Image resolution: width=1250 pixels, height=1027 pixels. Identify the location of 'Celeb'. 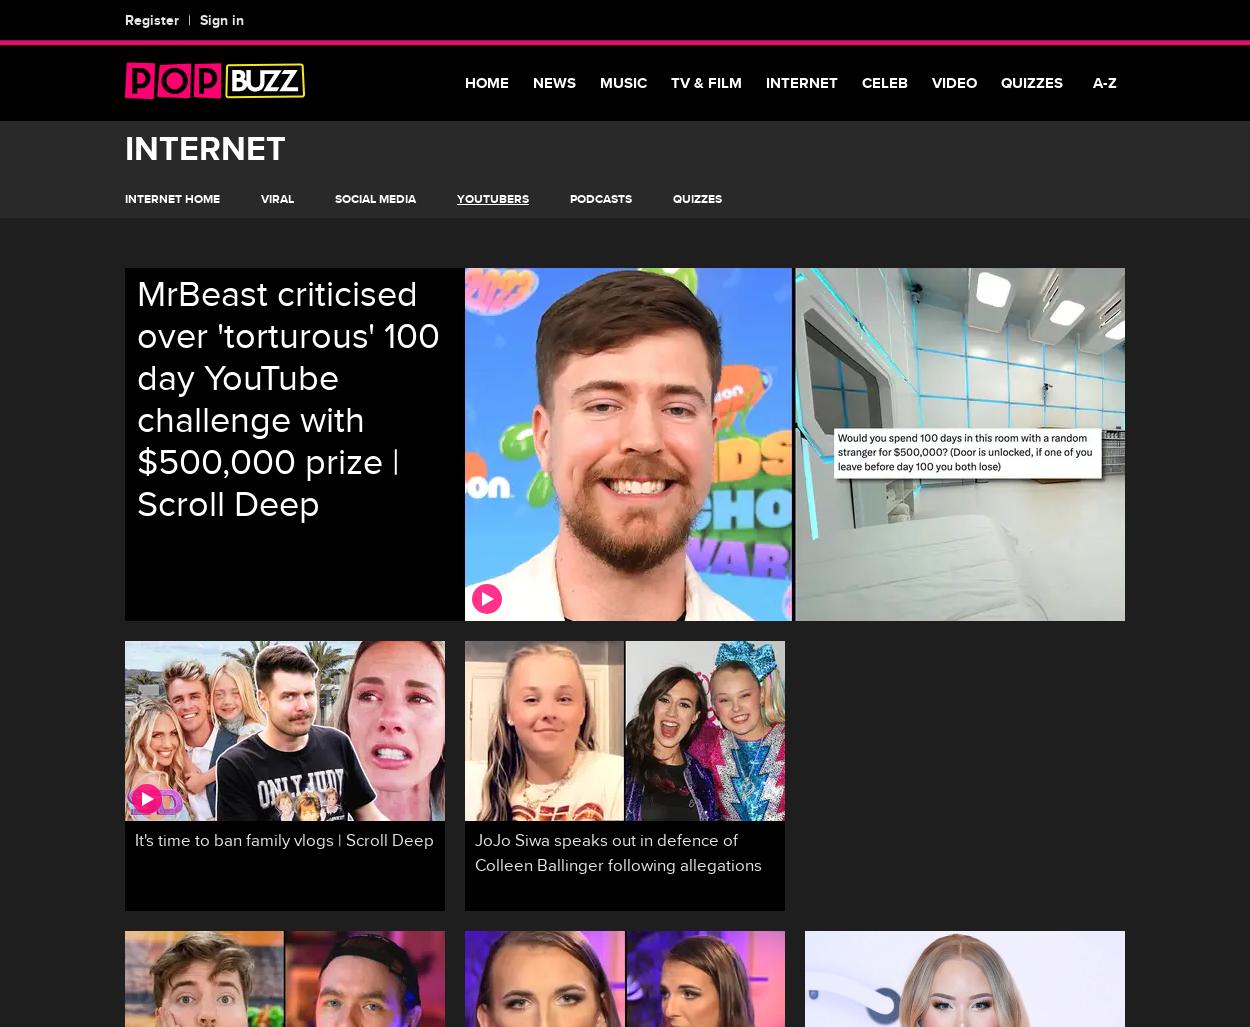
(885, 81).